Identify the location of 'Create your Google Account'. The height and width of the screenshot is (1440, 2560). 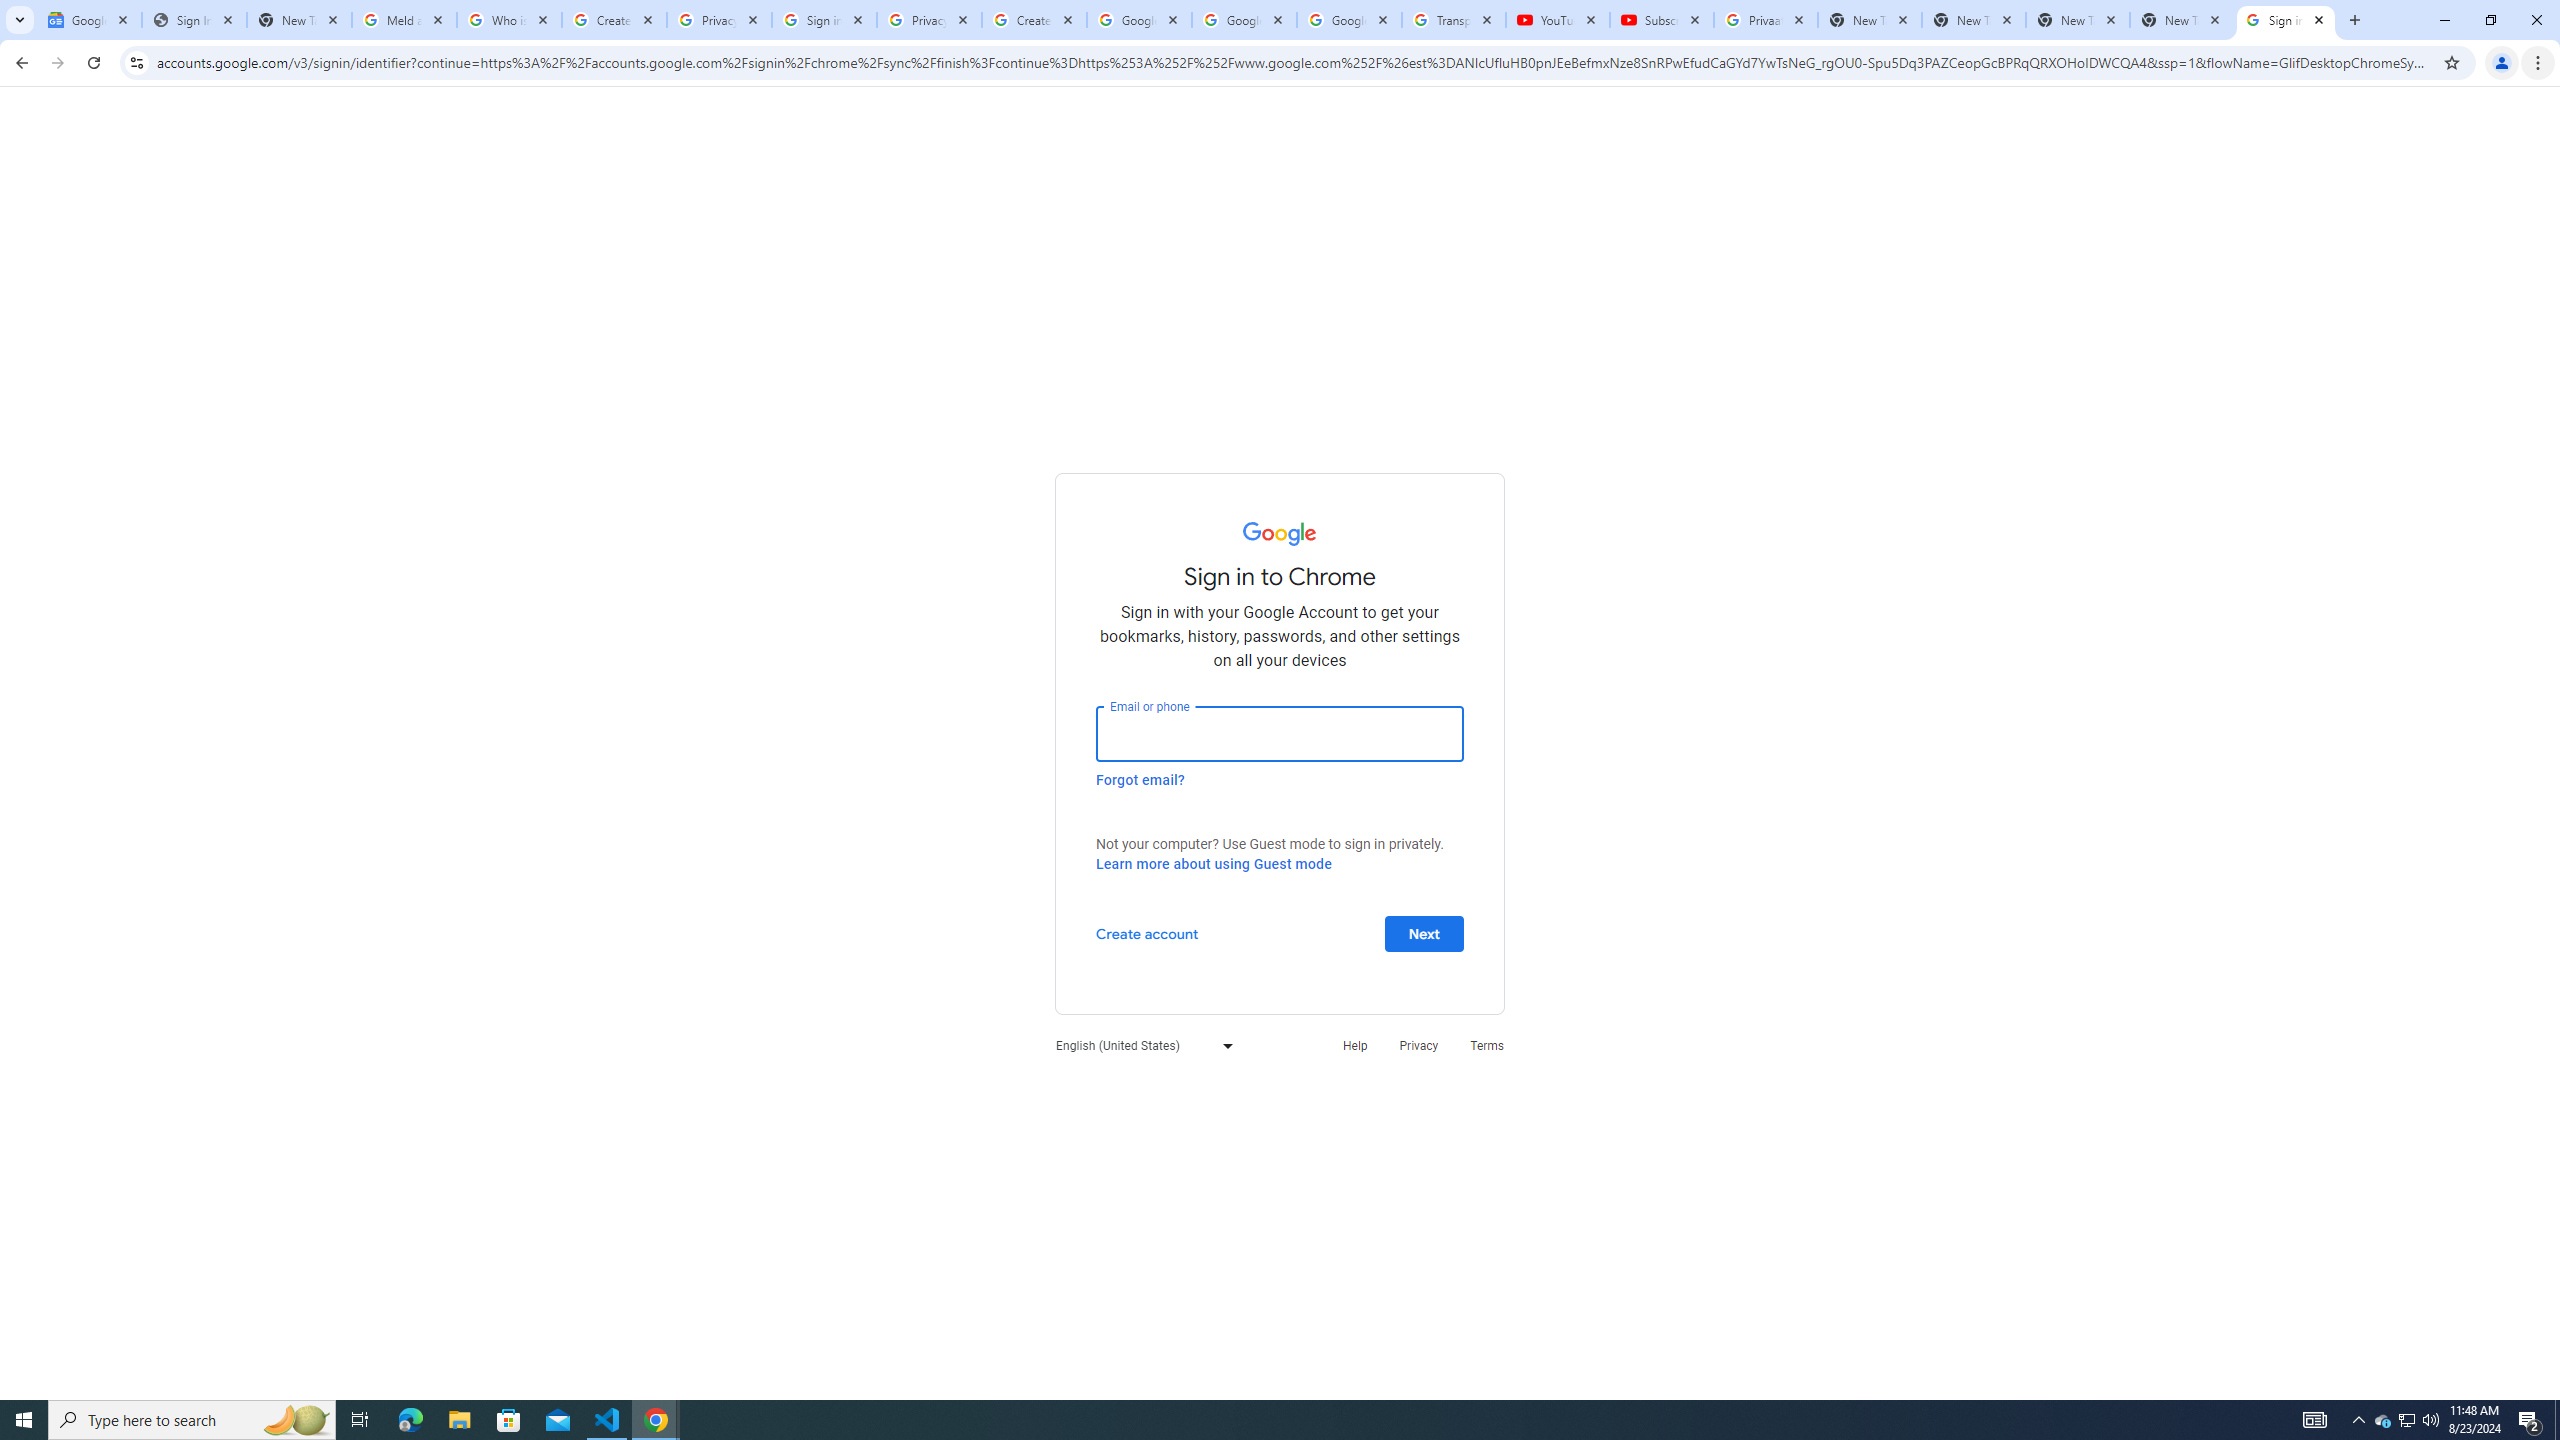
(1034, 19).